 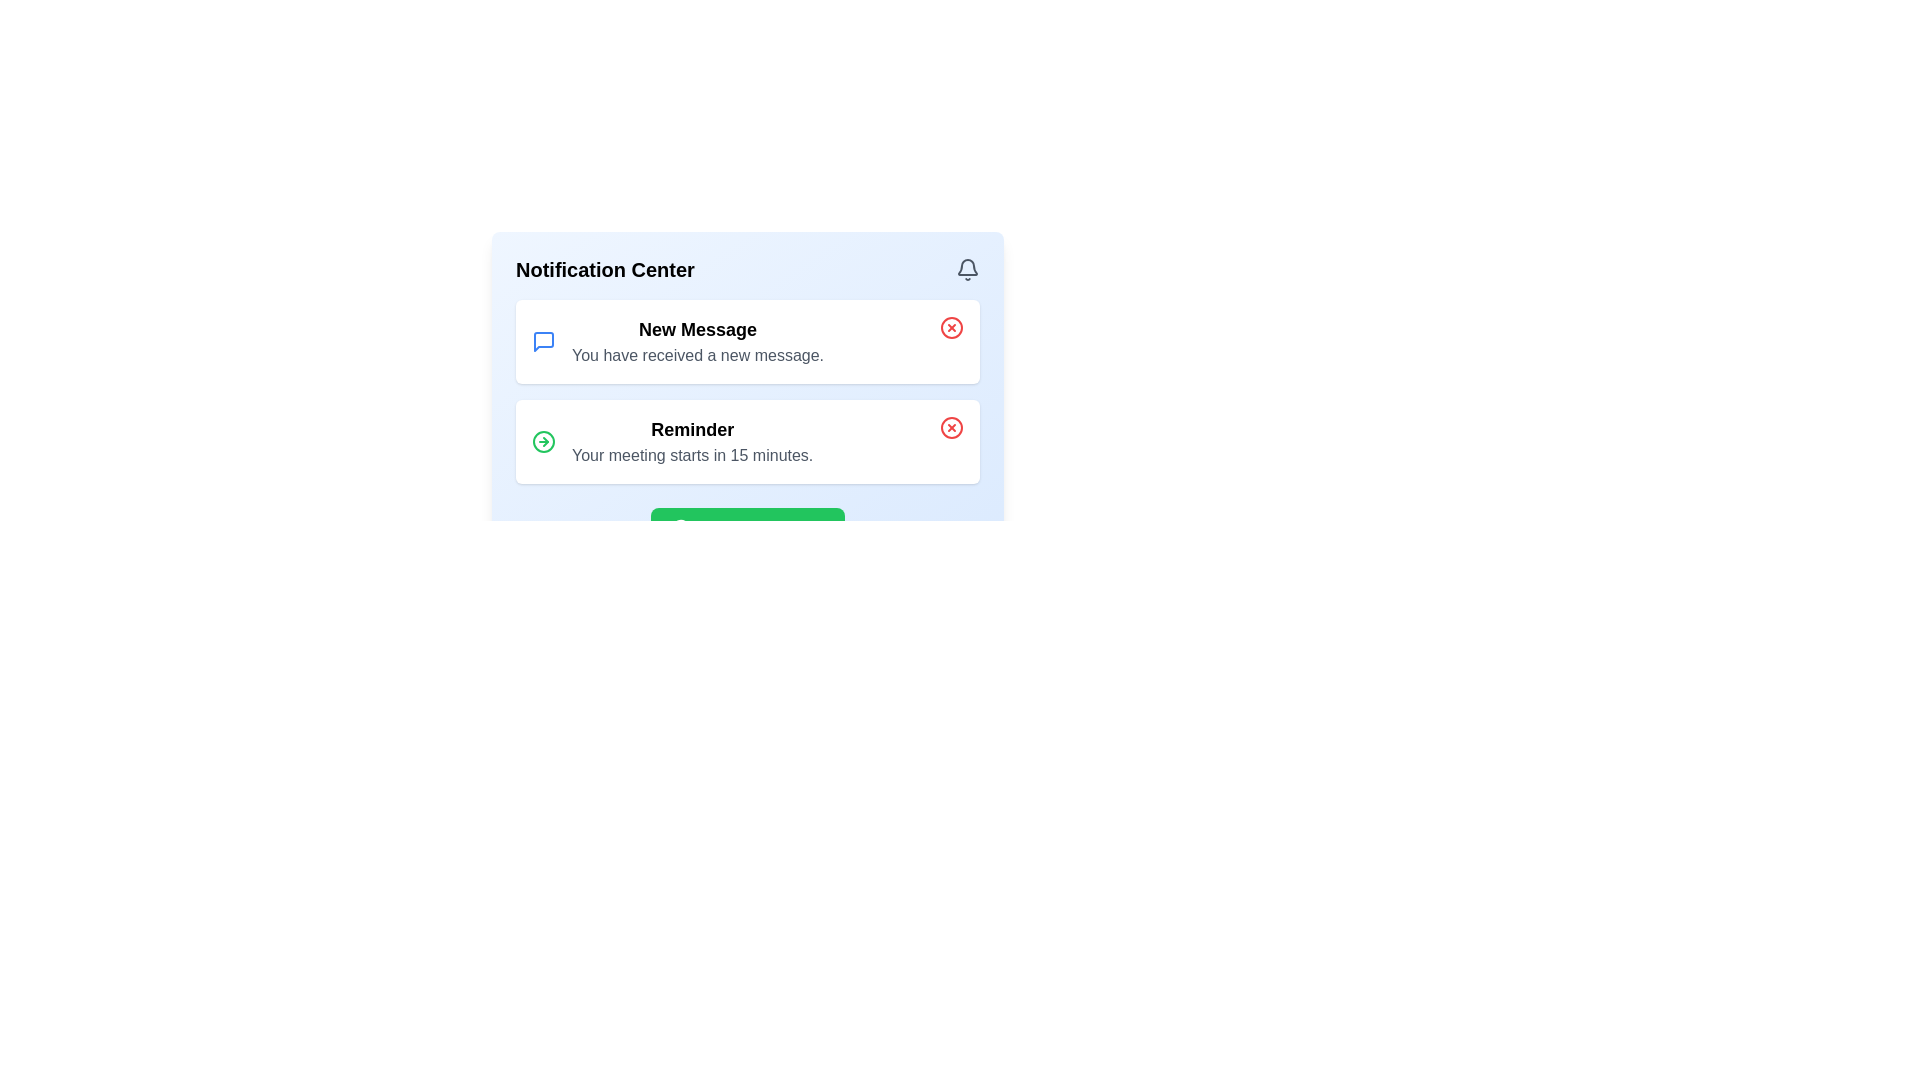 What do you see at coordinates (747, 527) in the screenshot?
I see `the button that marks all notifications as read, located at the bottom of the notification card` at bounding box center [747, 527].